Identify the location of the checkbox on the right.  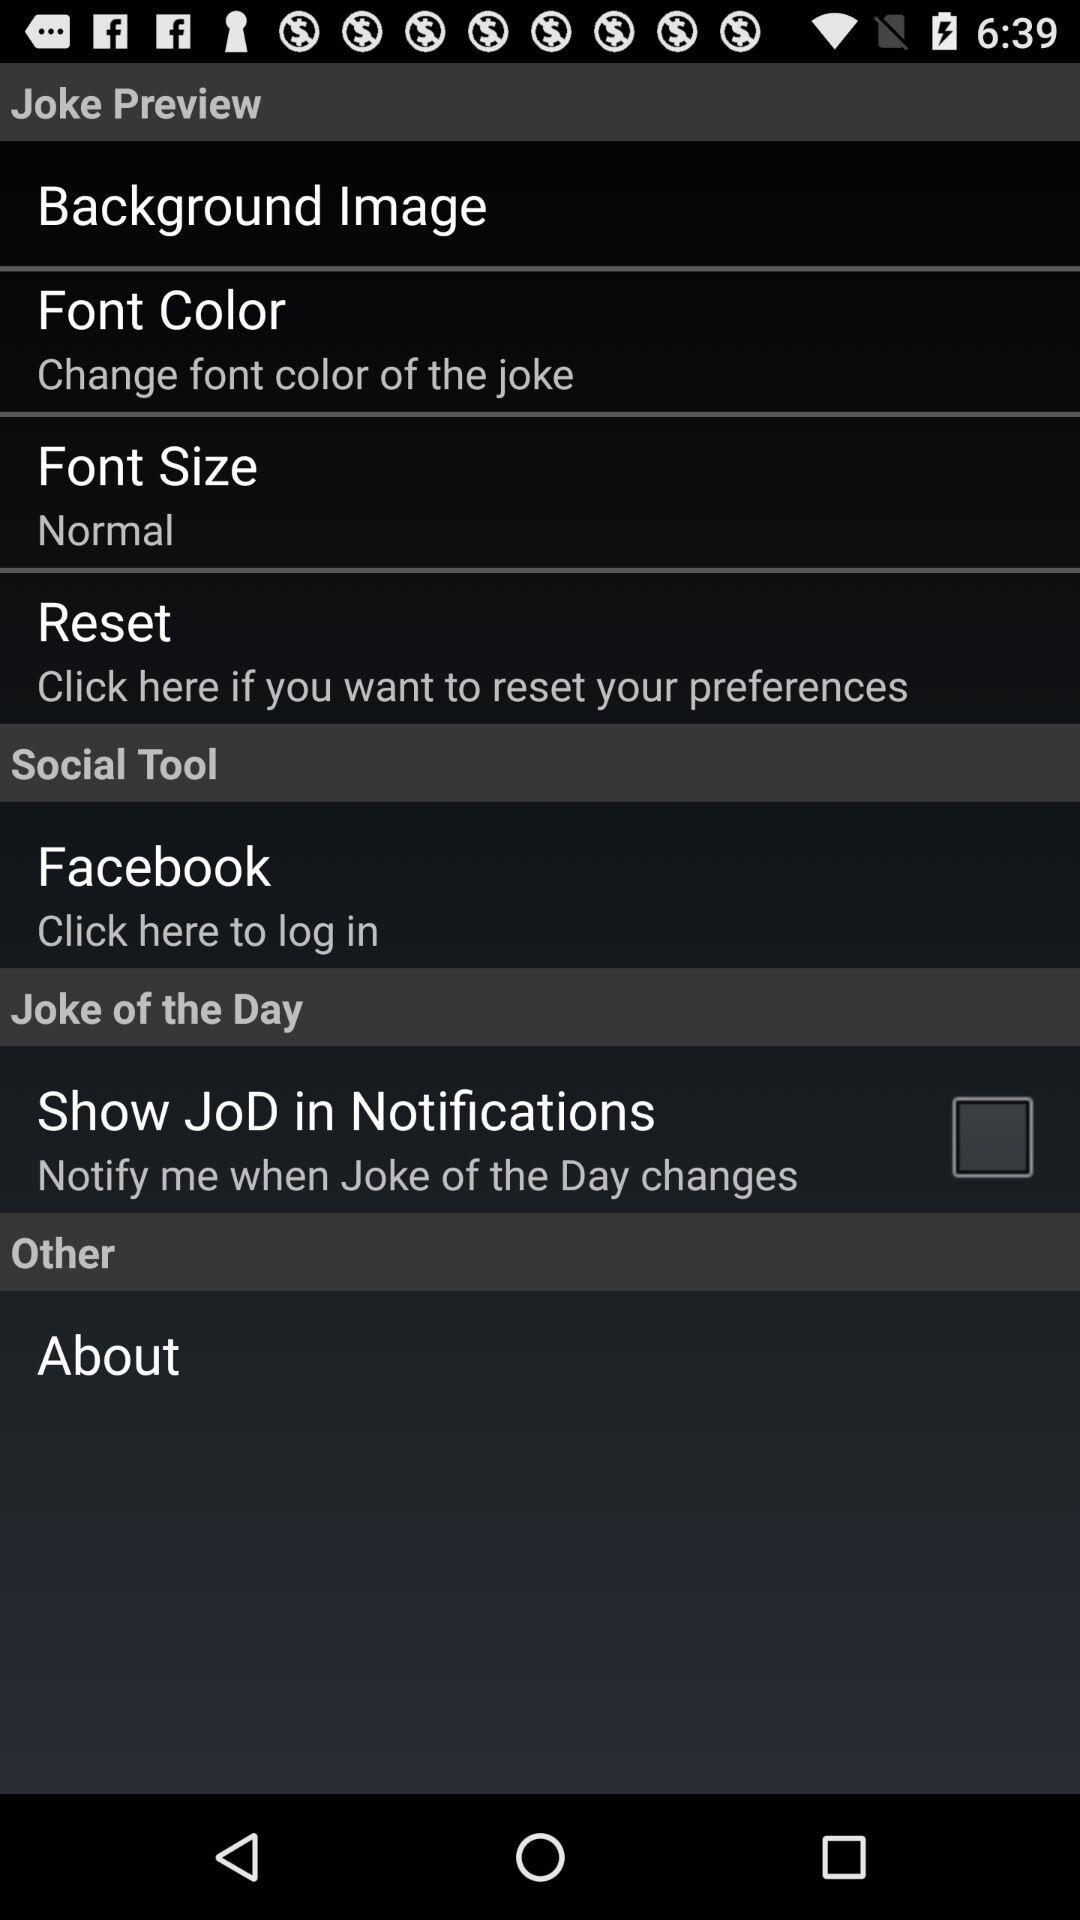
(997, 1135).